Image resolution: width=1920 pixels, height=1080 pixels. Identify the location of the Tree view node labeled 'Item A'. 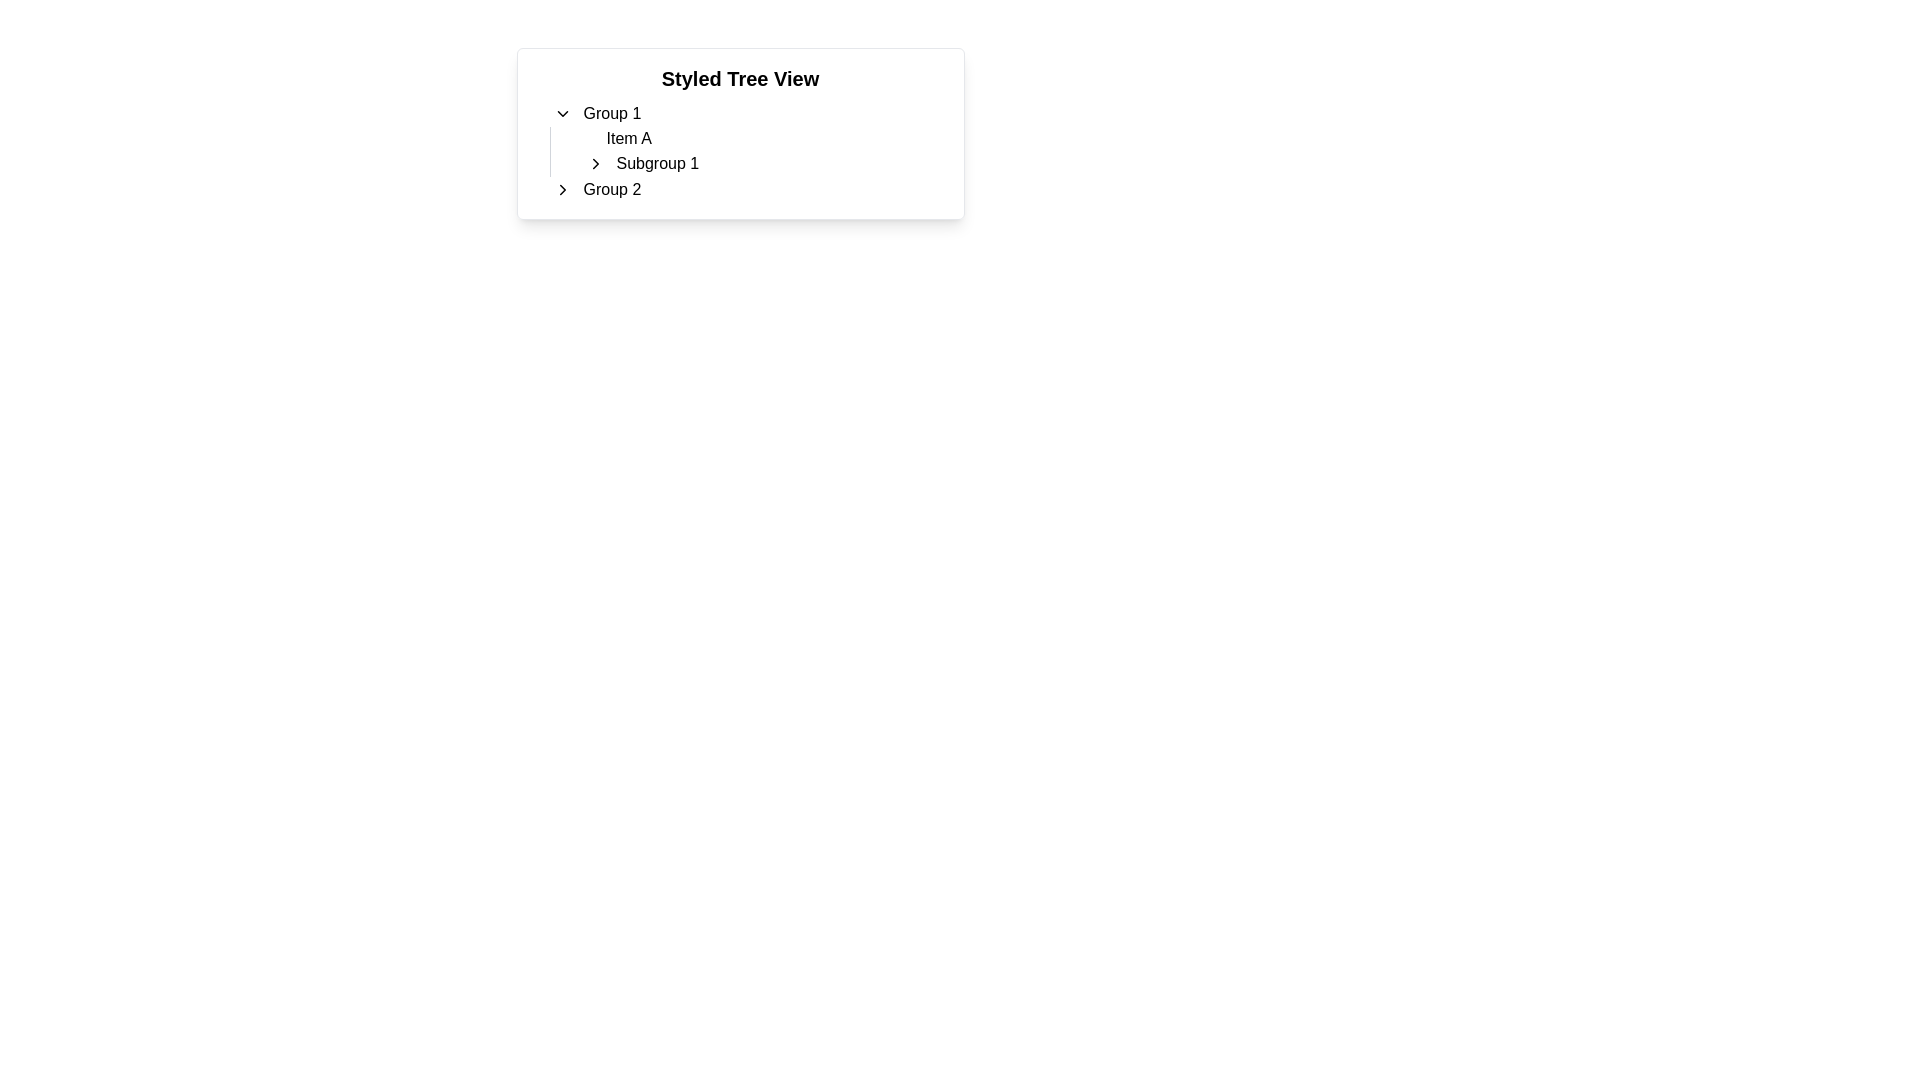
(763, 137).